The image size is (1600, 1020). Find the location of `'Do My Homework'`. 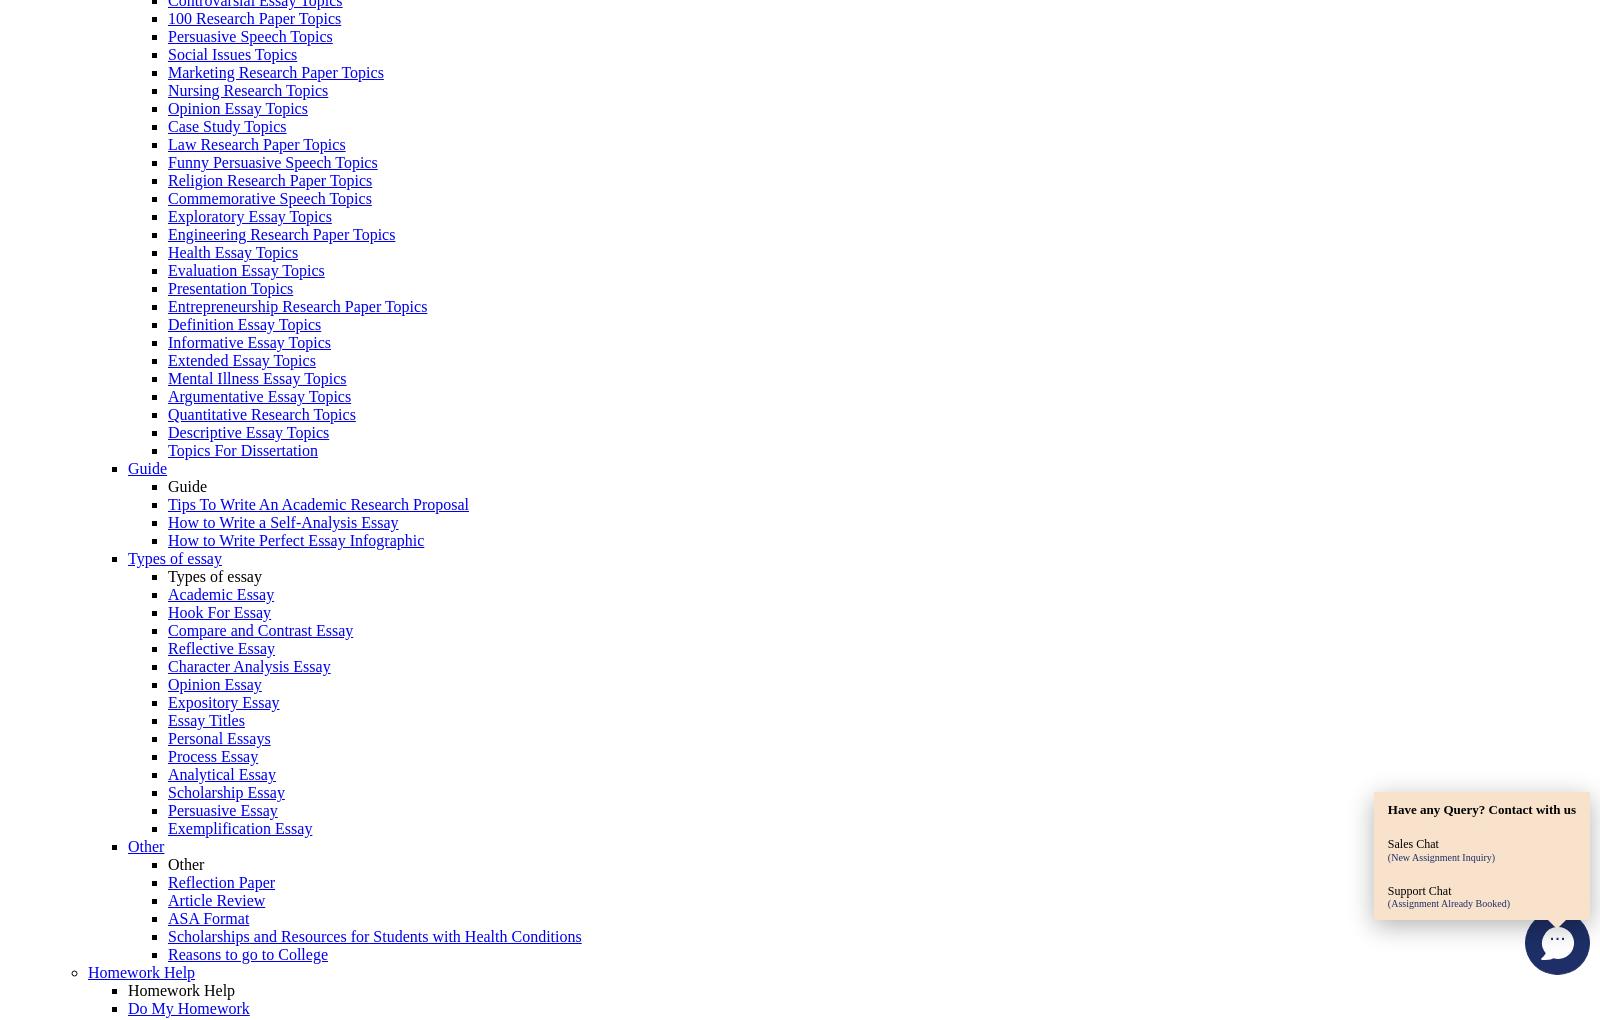

'Do My Homework' is located at coordinates (127, 1008).